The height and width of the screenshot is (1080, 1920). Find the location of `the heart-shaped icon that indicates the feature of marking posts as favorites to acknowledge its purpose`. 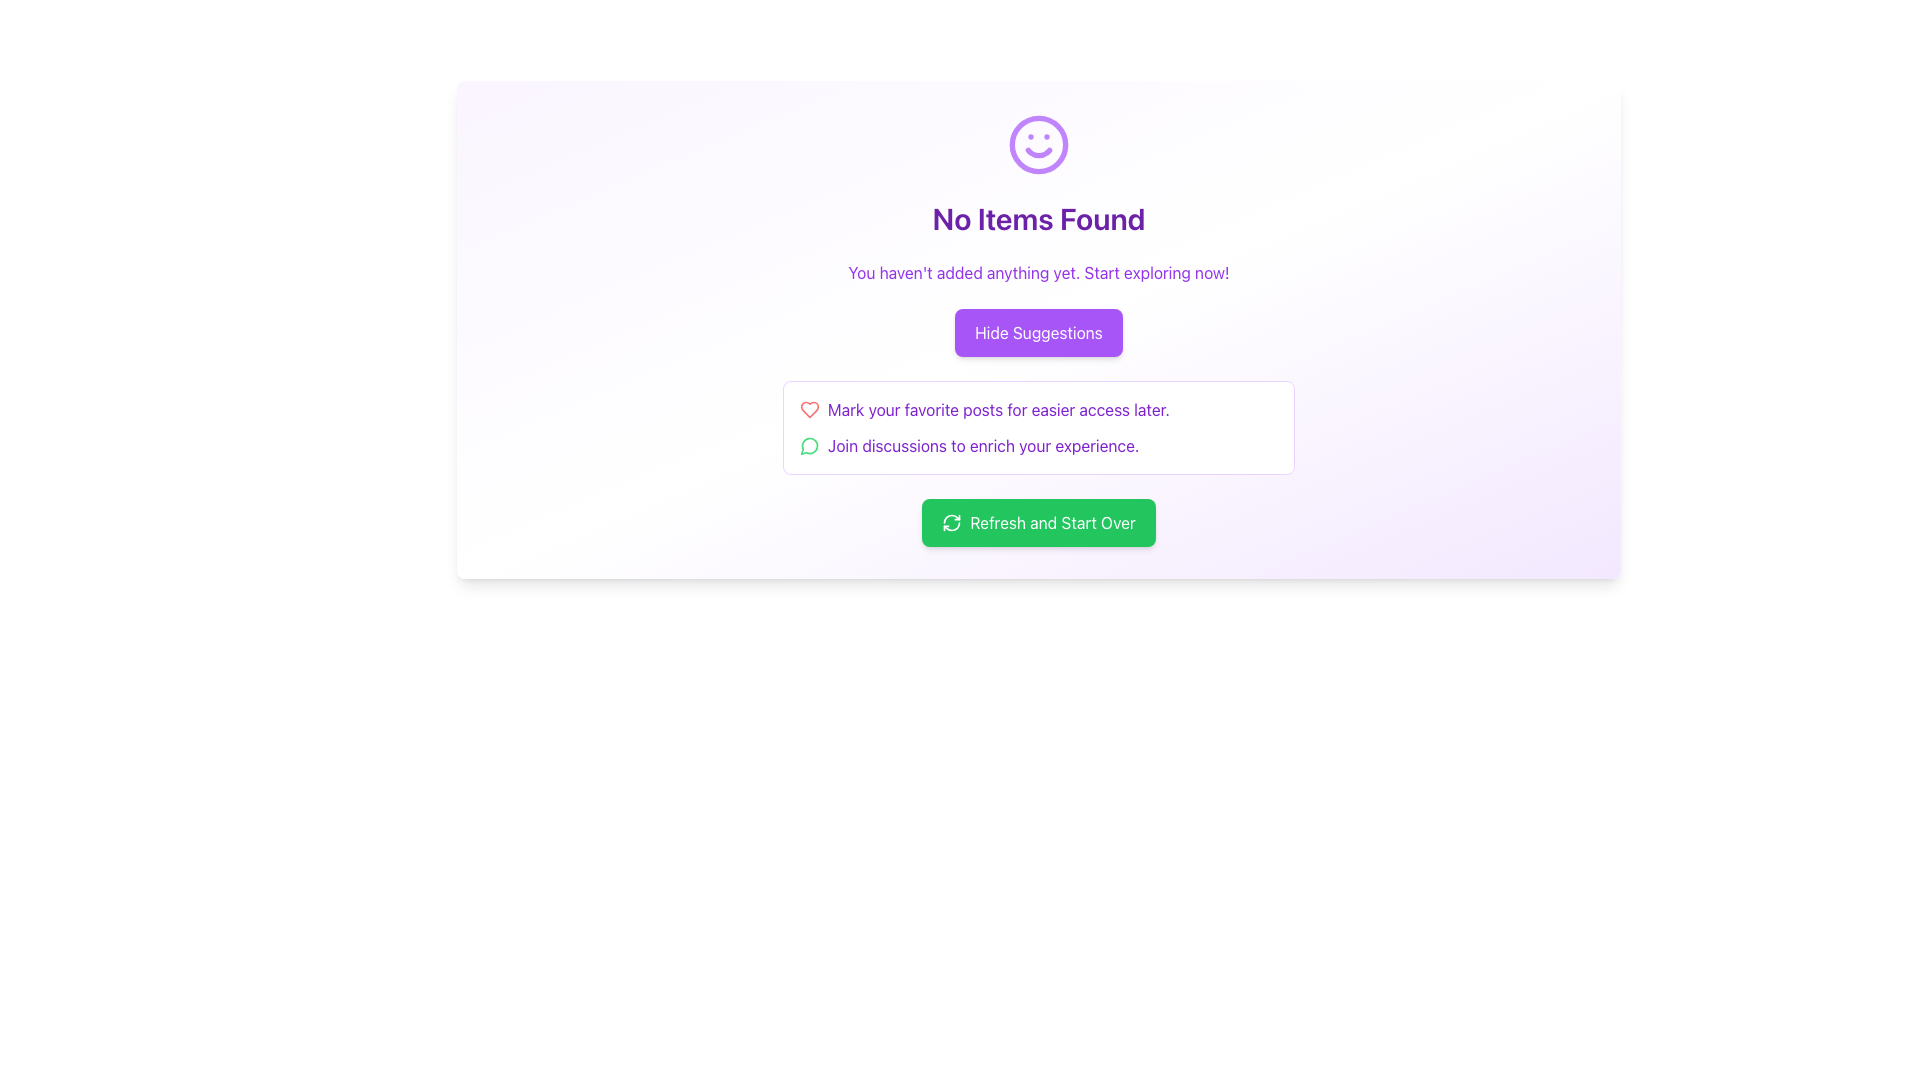

the heart-shaped icon that indicates the feature of marking posts as favorites to acknowledge its purpose is located at coordinates (810, 408).